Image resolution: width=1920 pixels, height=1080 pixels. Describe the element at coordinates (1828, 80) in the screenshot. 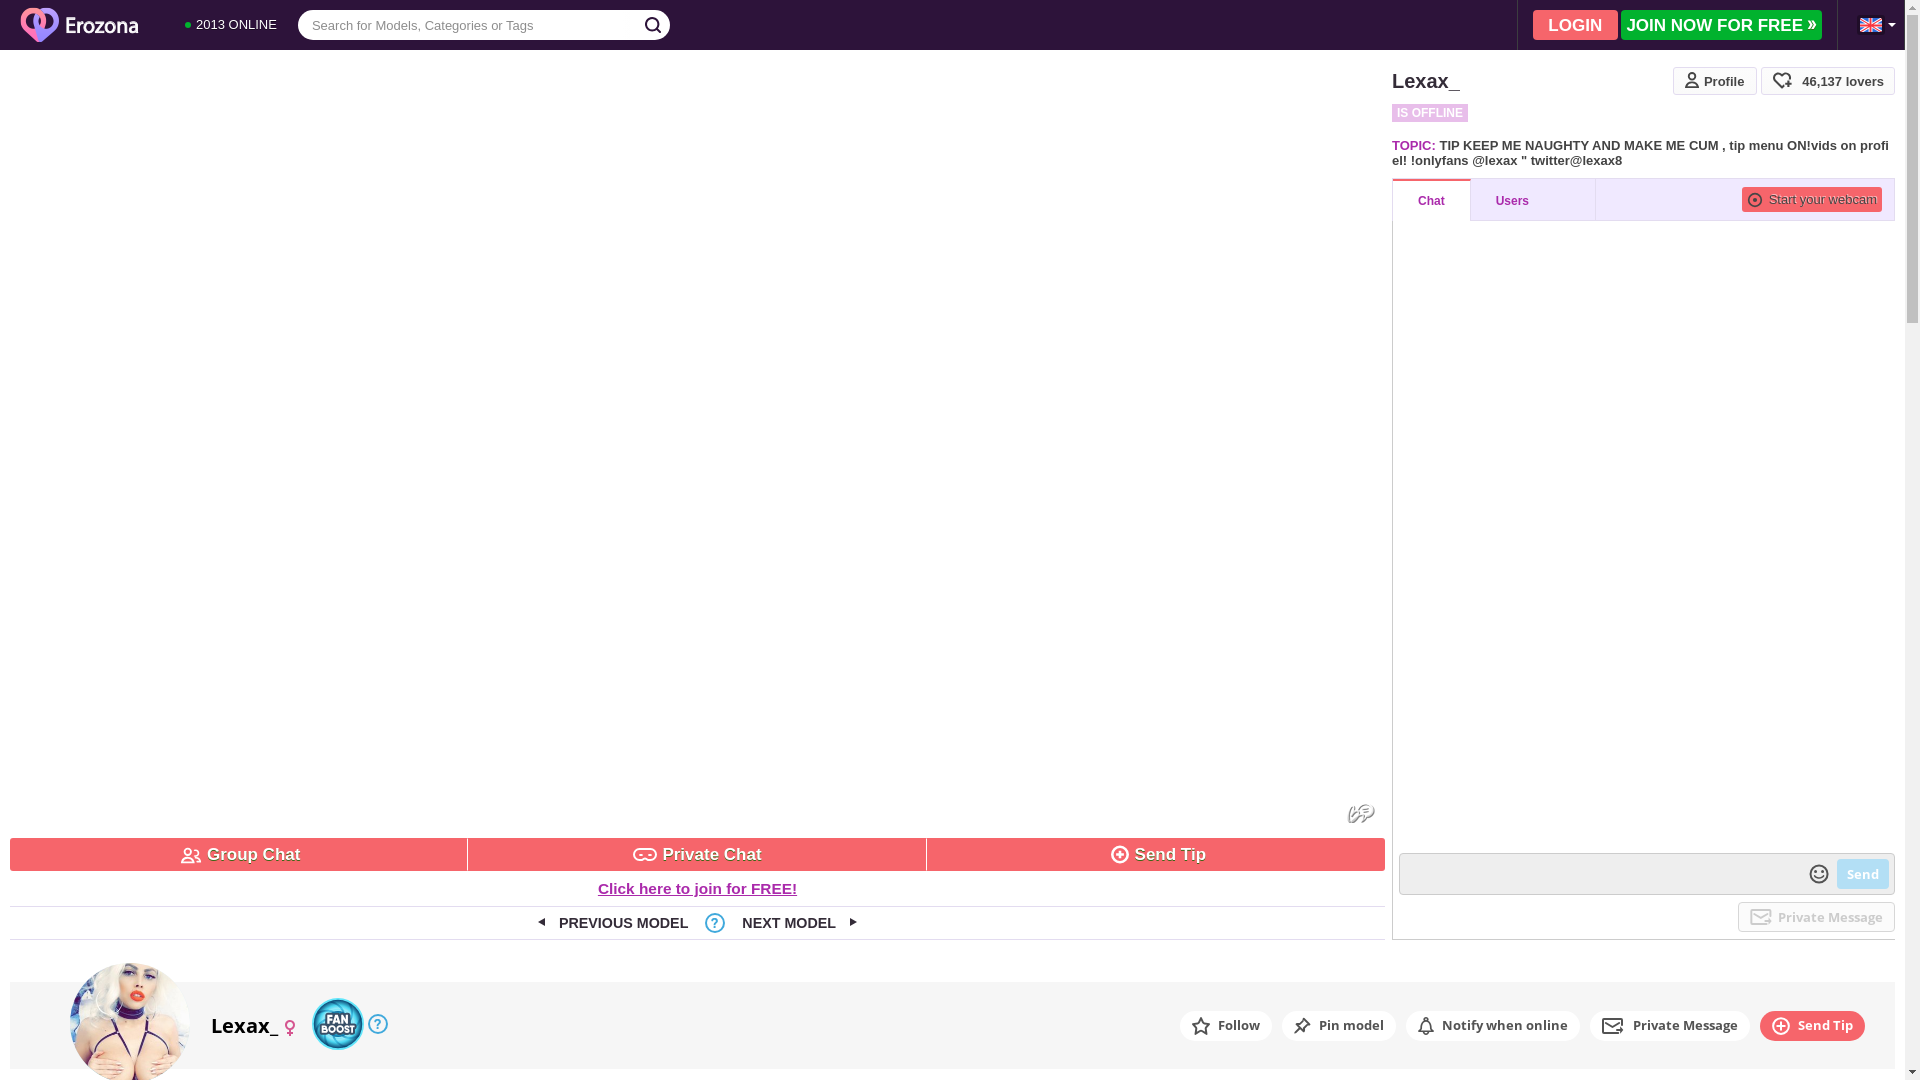

I see `'46,137 lovers'` at that location.